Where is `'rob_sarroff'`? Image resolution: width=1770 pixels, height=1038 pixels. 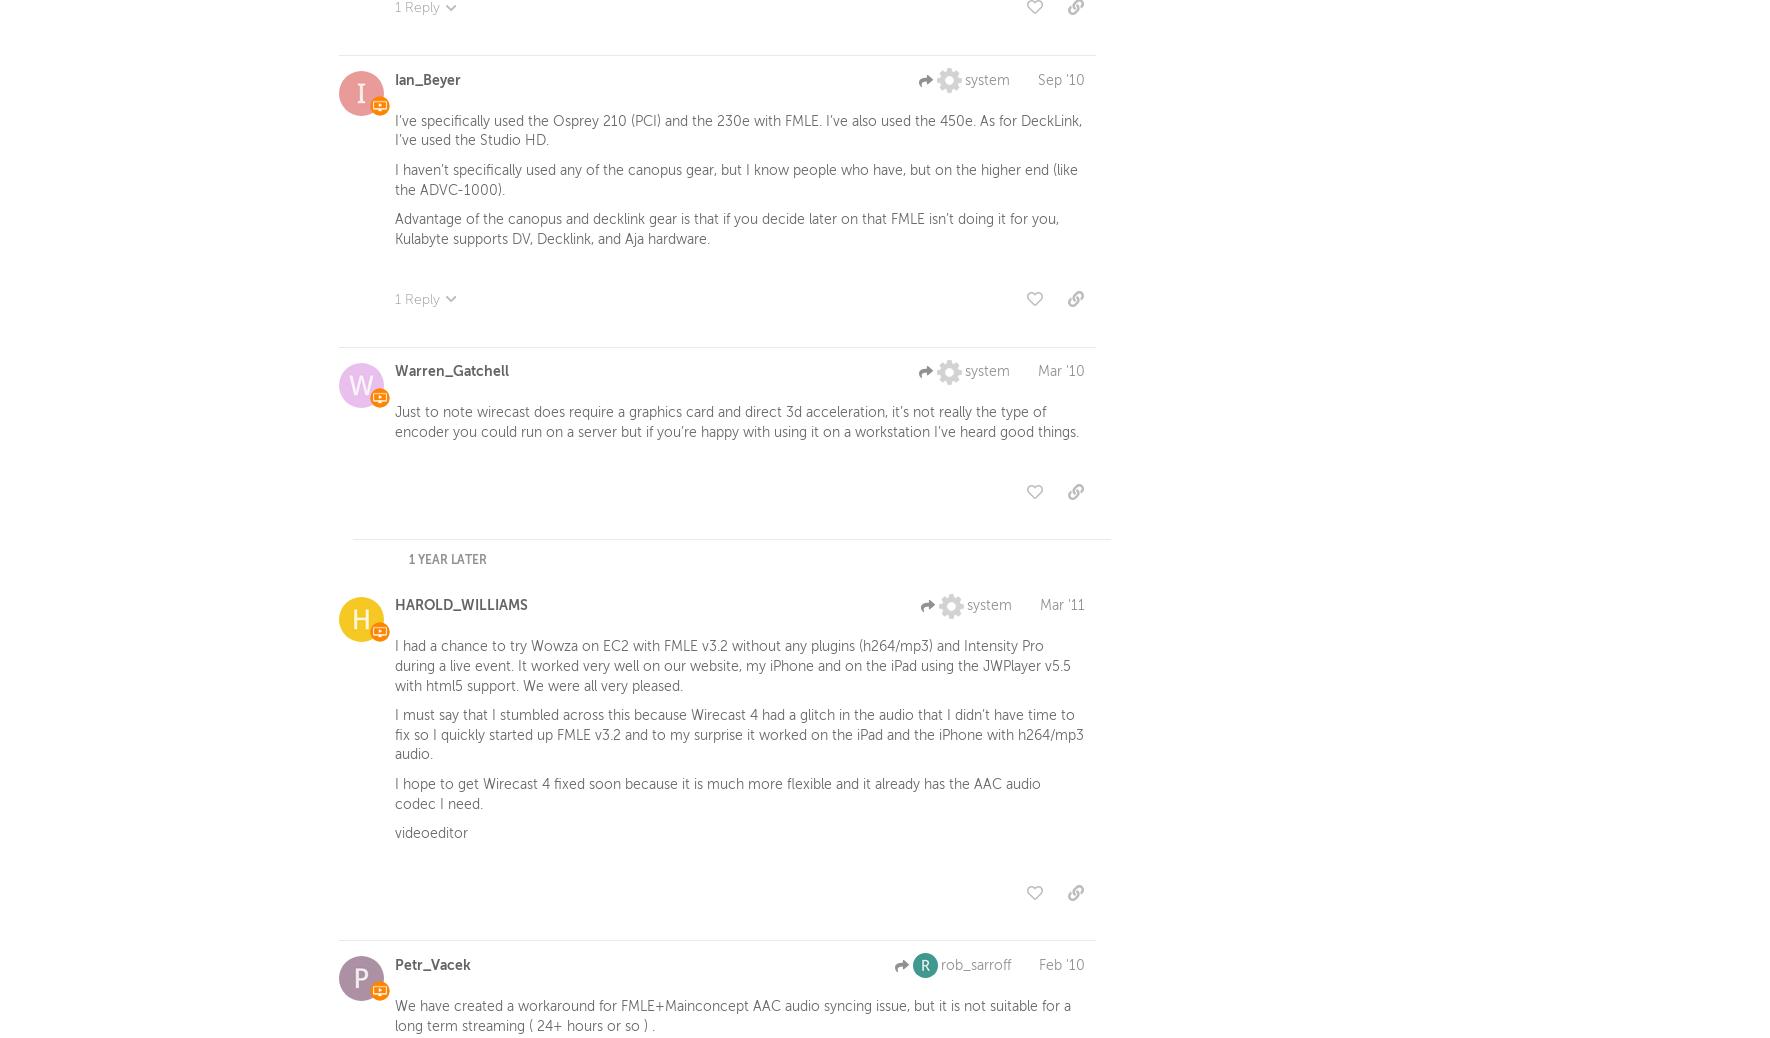
'rob_sarroff' is located at coordinates (939, 969).